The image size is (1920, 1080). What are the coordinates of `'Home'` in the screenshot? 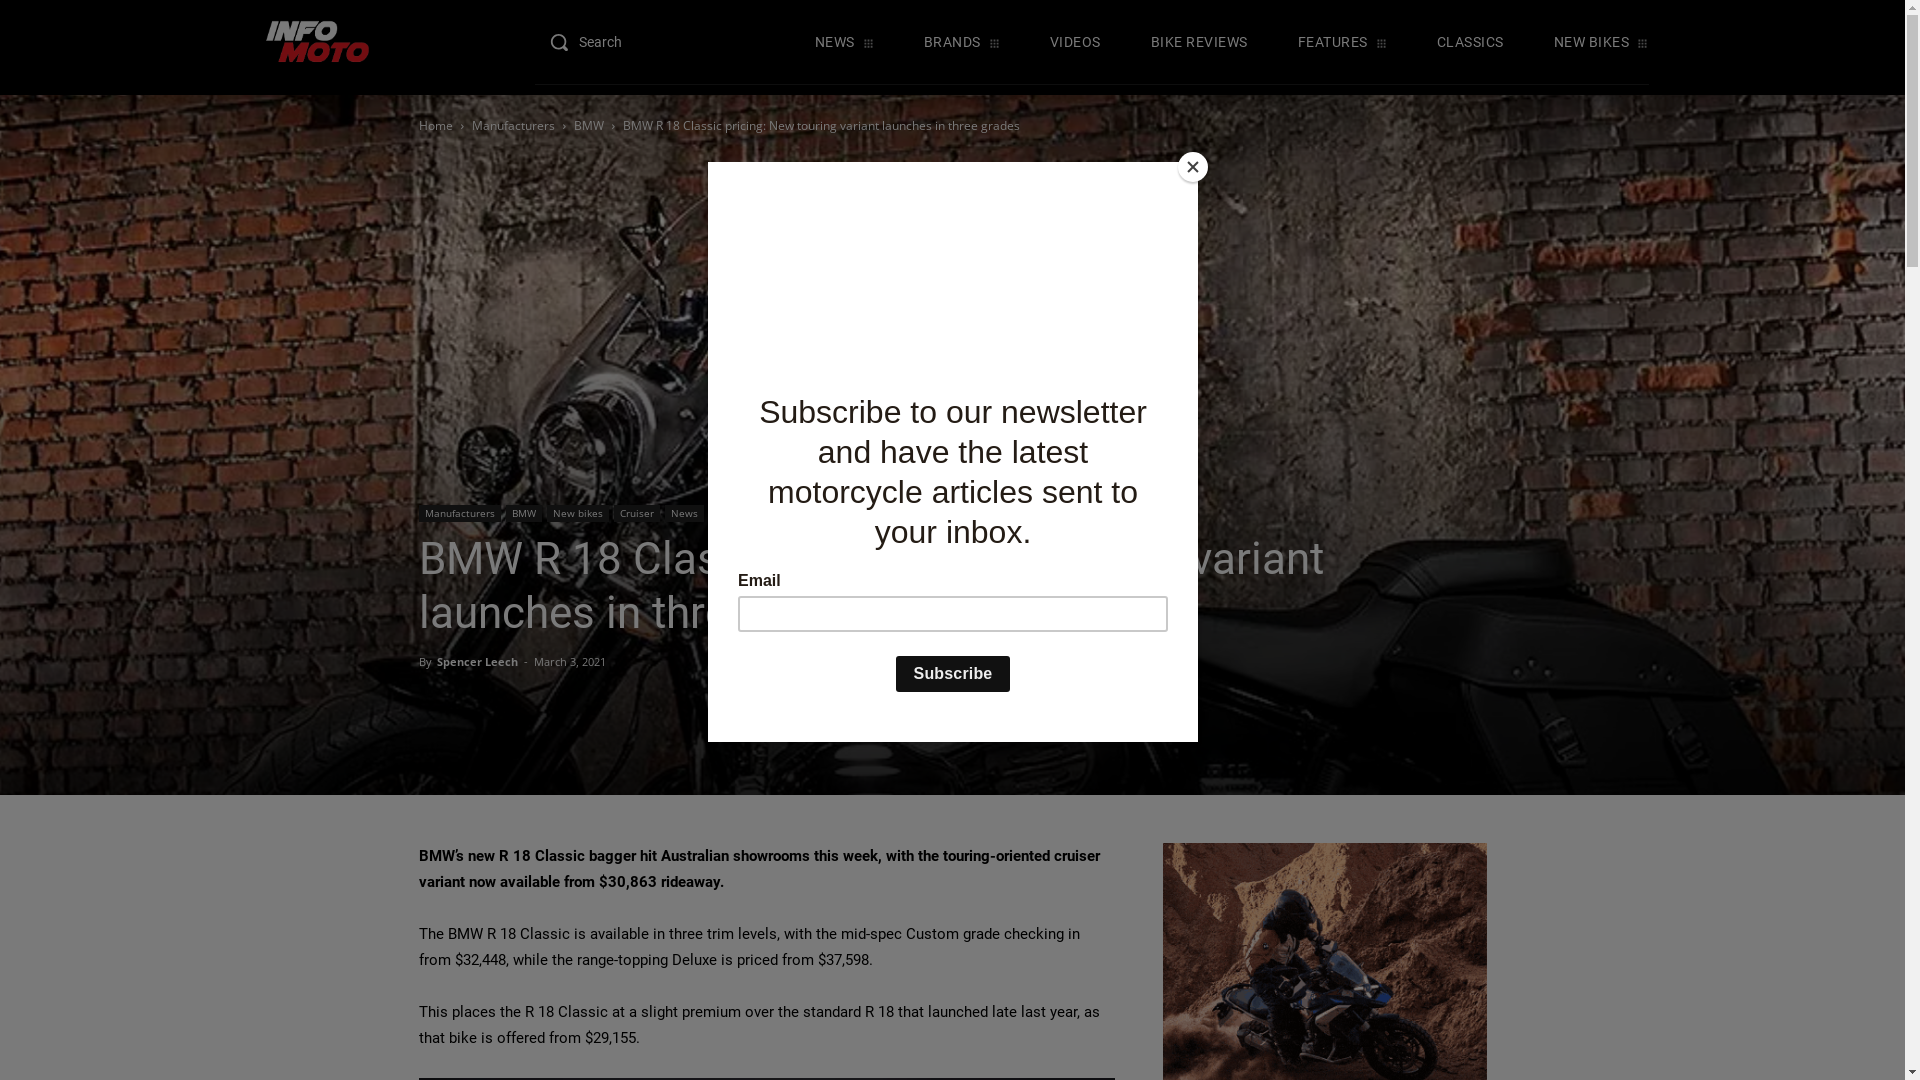 It's located at (434, 125).